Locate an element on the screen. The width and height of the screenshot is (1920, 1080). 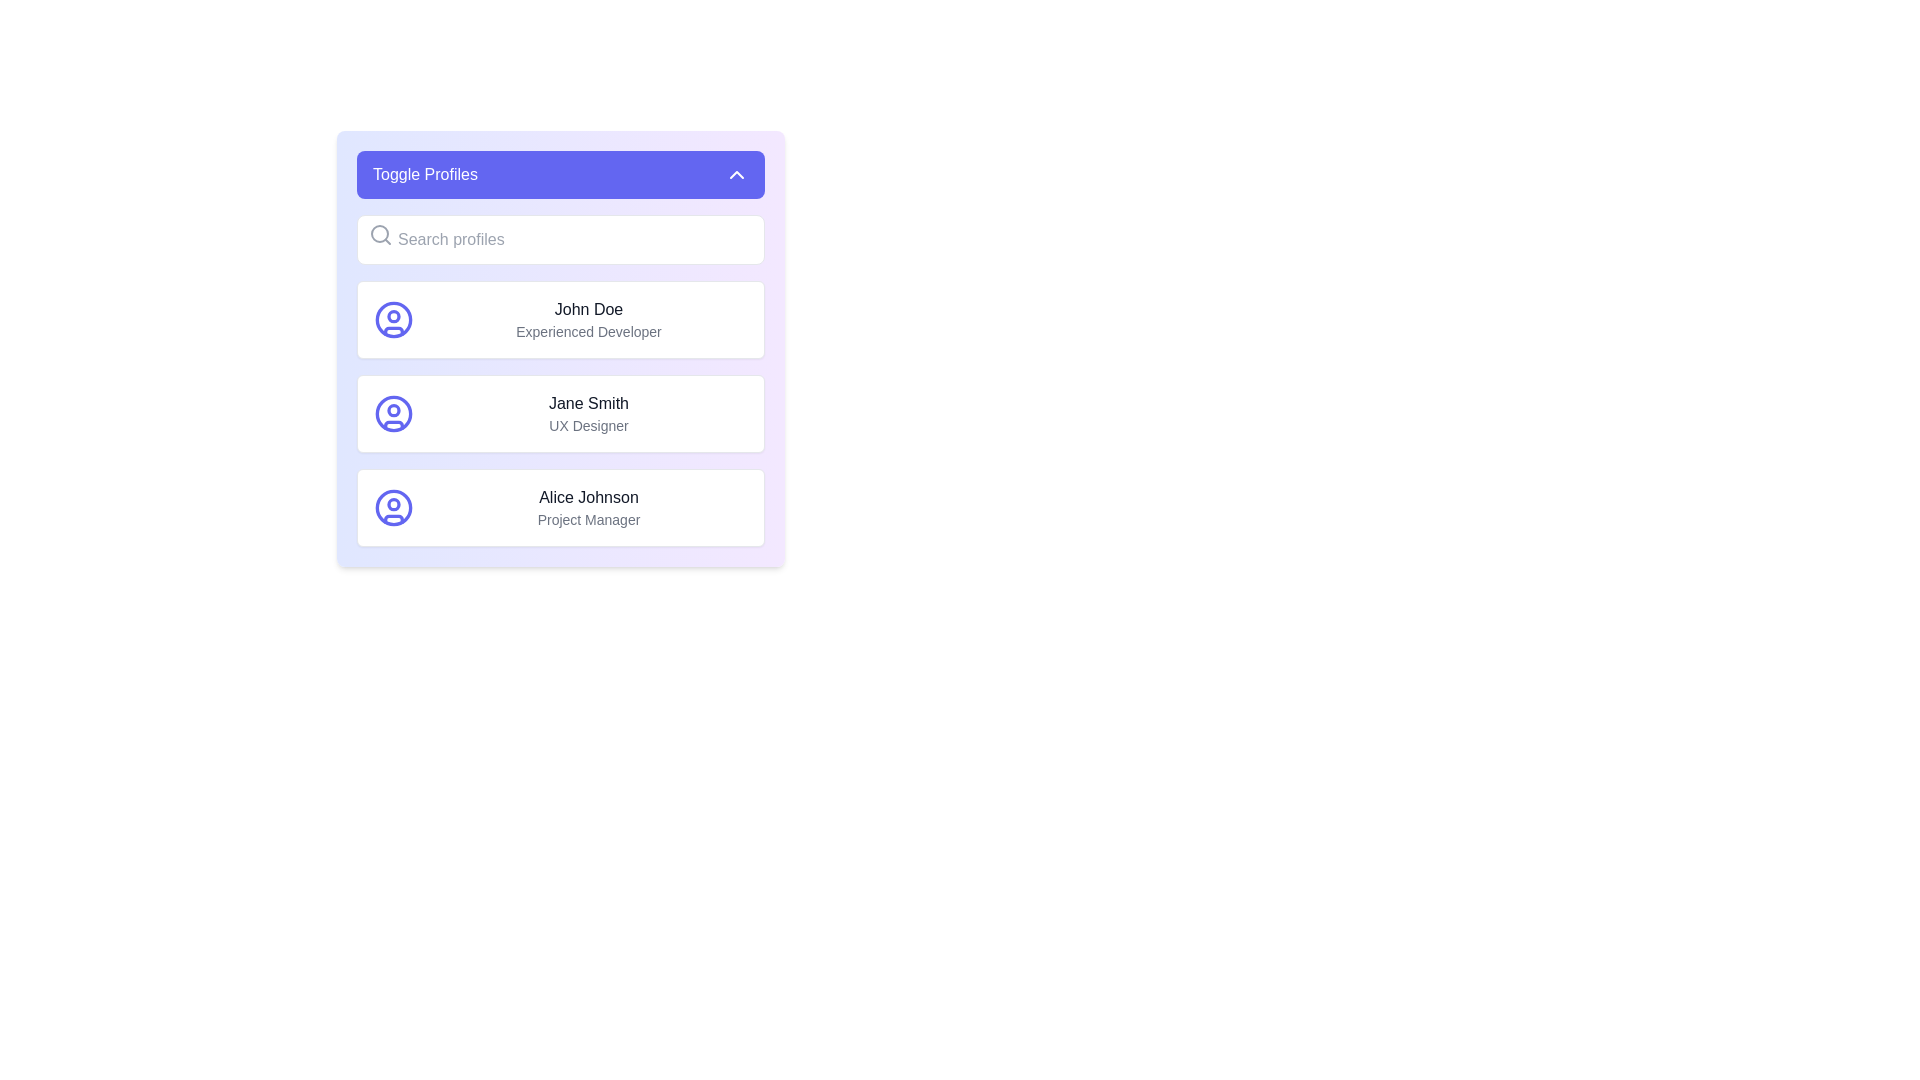
the text element displaying the name 'Jane Smith' in bold font within the profile card interface, positioned centrally above the subtitle 'UX Designer' is located at coordinates (588, 404).